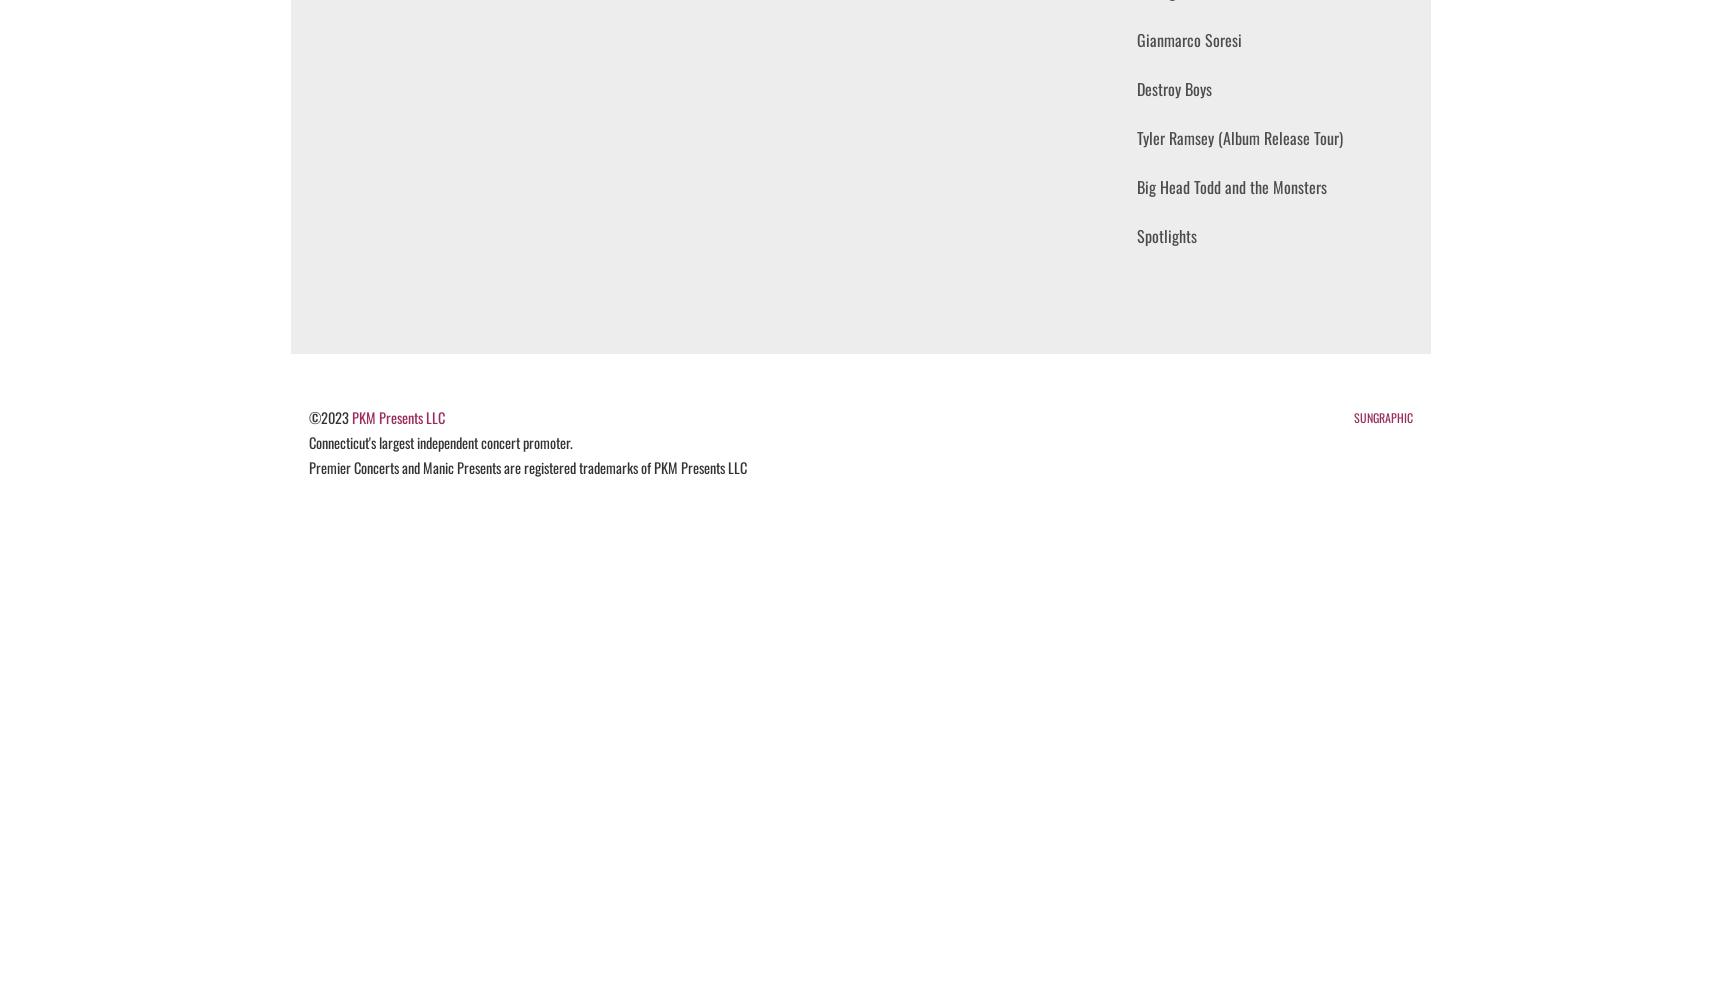 The height and width of the screenshot is (1000, 1721). Describe the element at coordinates (526, 466) in the screenshot. I see `'Premier Concerts and Manic Presents are registered trademarks of PKM Presents LLC'` at that location.